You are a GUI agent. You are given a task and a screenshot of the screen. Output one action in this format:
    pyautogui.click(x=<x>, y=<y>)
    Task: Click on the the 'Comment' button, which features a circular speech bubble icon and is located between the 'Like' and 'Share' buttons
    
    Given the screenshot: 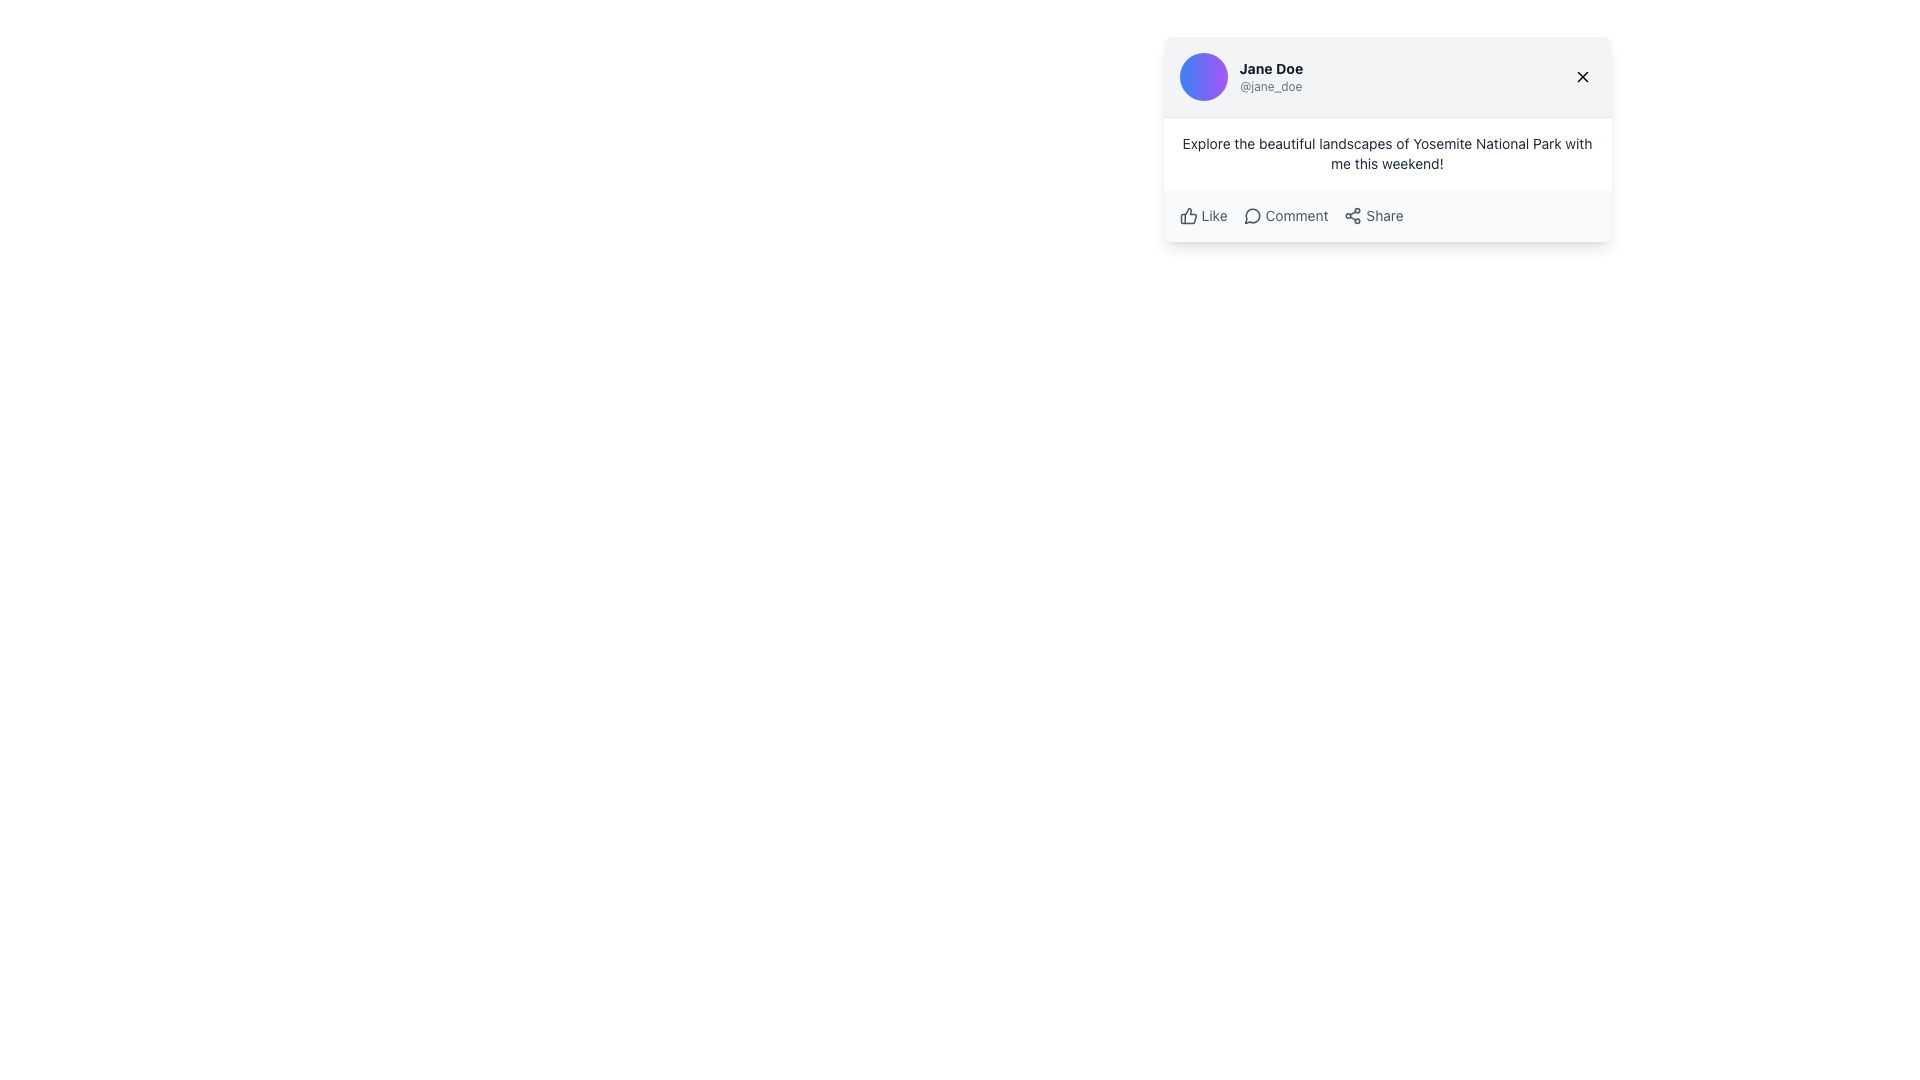 What is the action you would take?
    pyautogui.click(x=1286, y=216)
    